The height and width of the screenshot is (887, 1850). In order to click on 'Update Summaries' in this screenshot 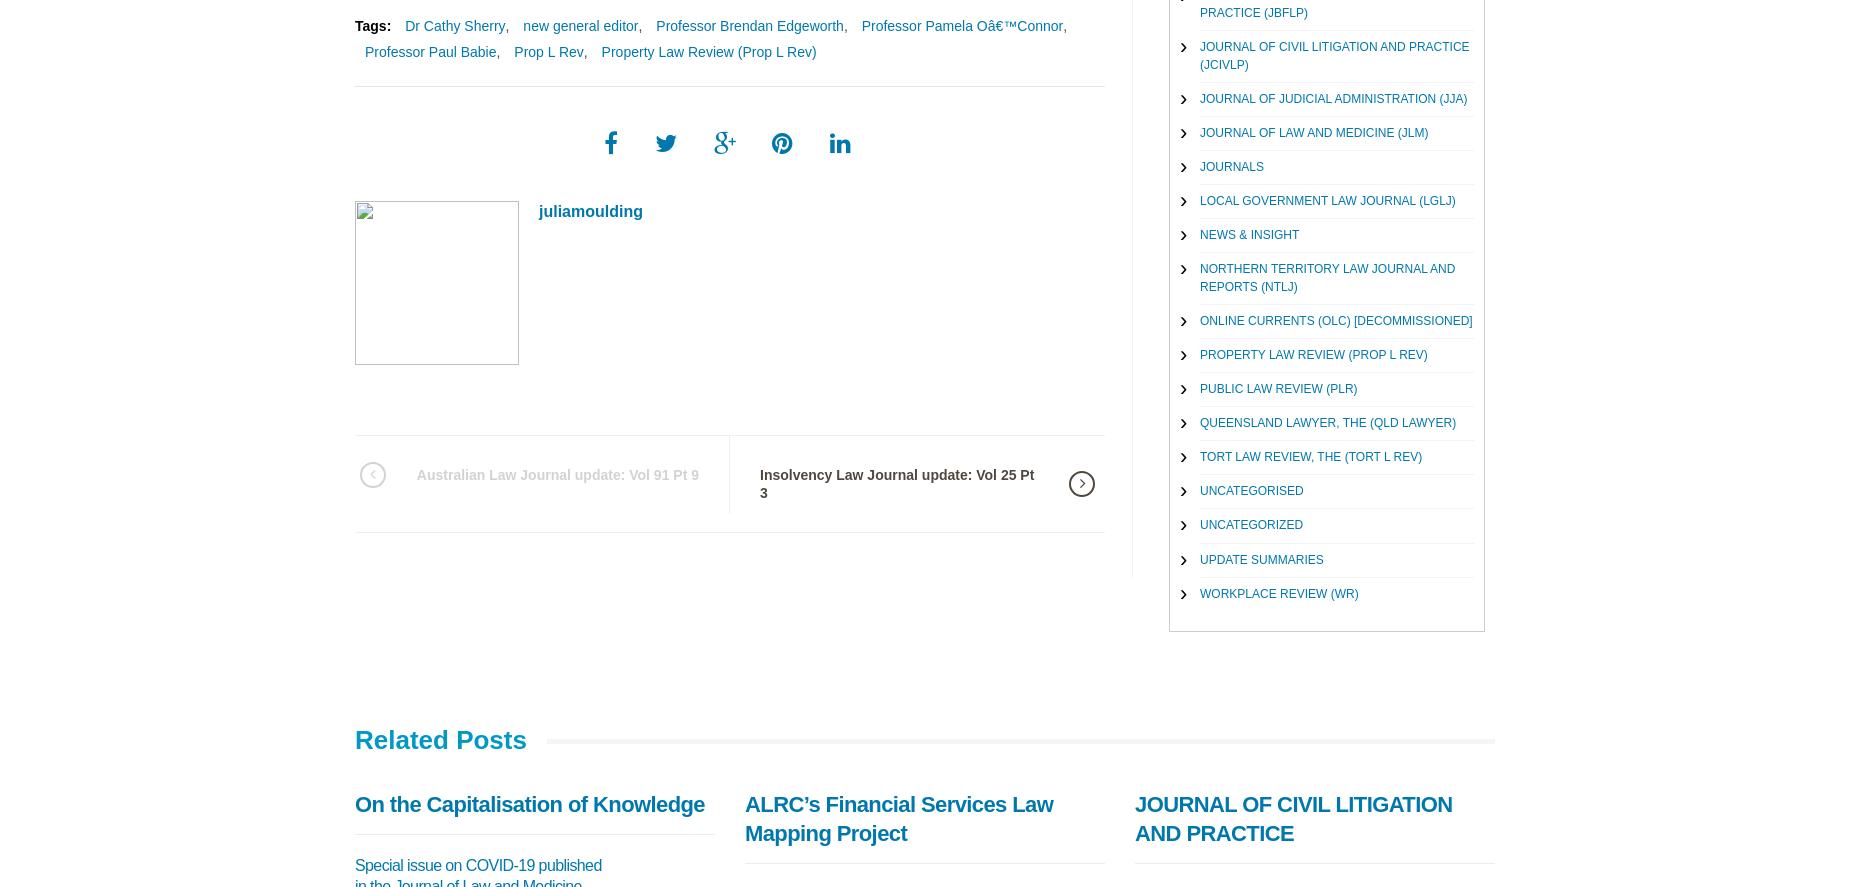, I will do `click(1260, 557)`.